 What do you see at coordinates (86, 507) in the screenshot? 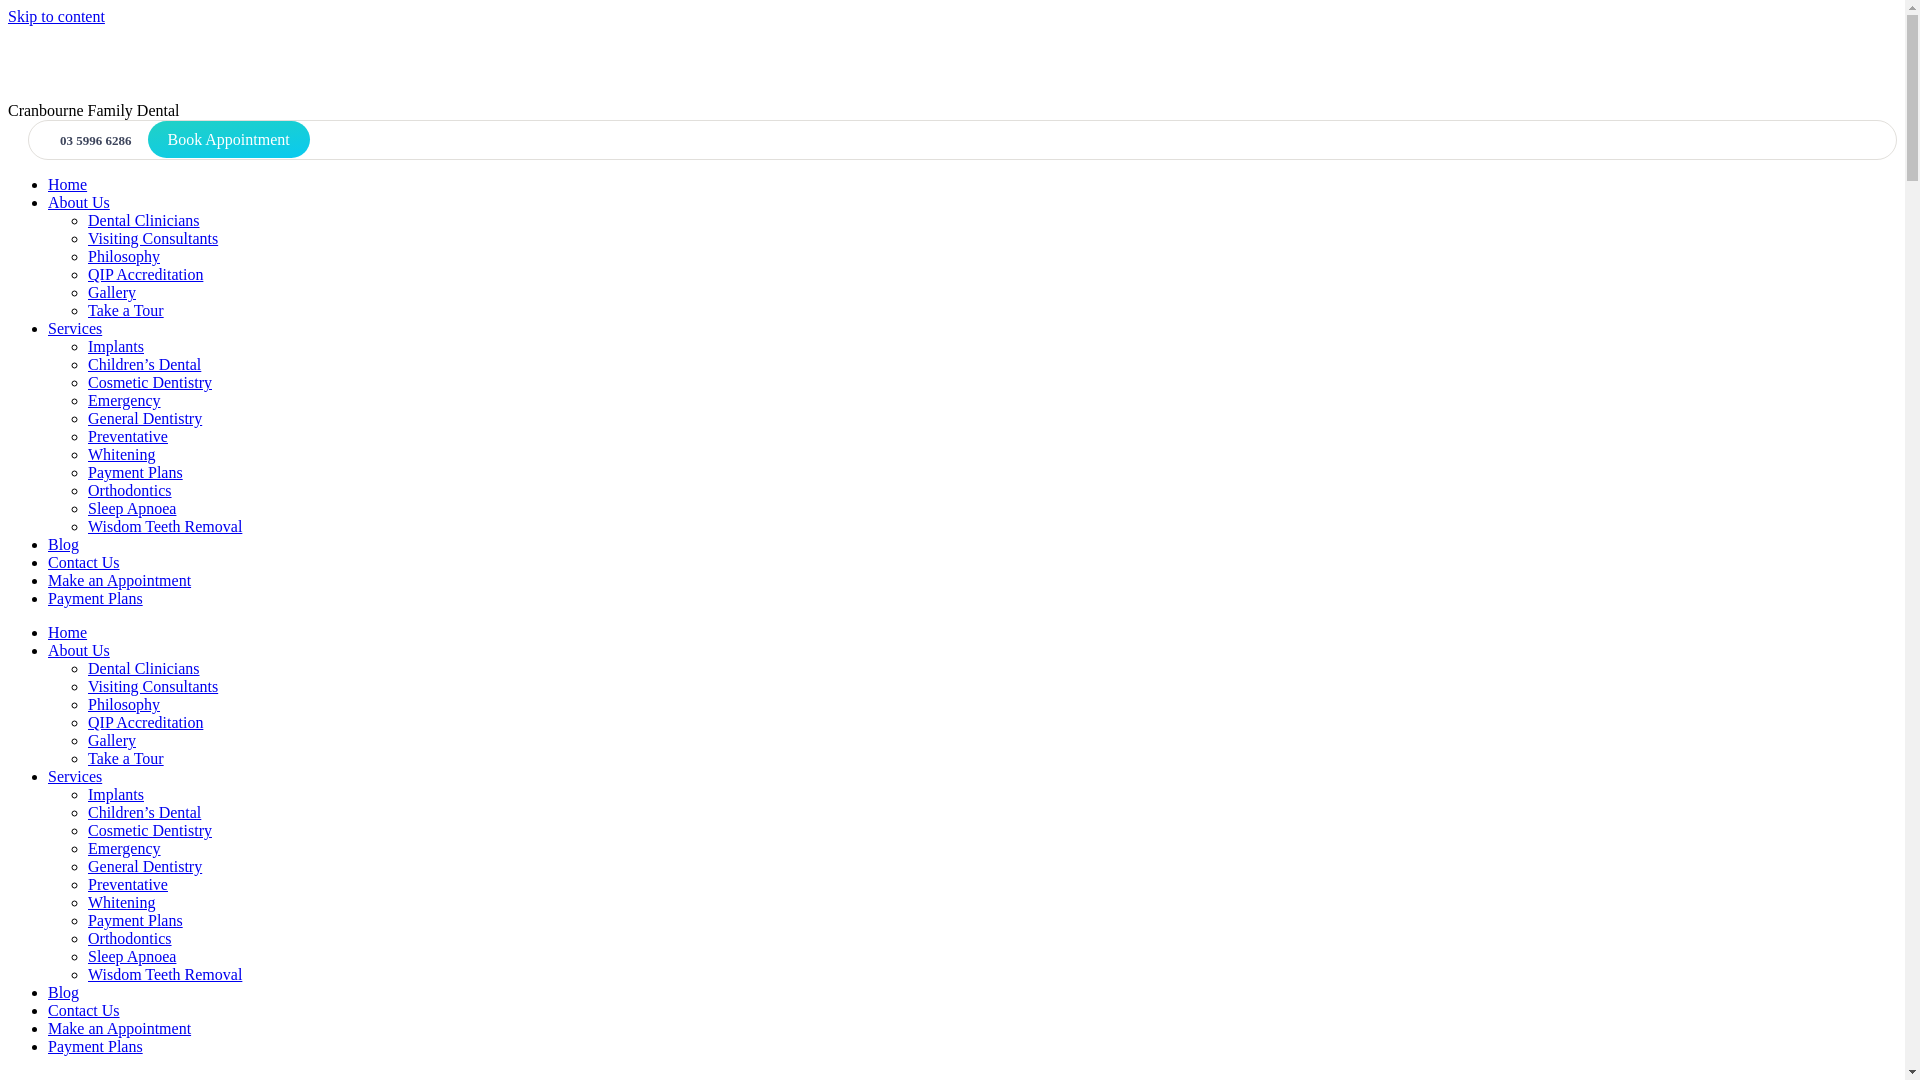
I see `'Sleep Apnoea'` at bounding box center [86, 507].